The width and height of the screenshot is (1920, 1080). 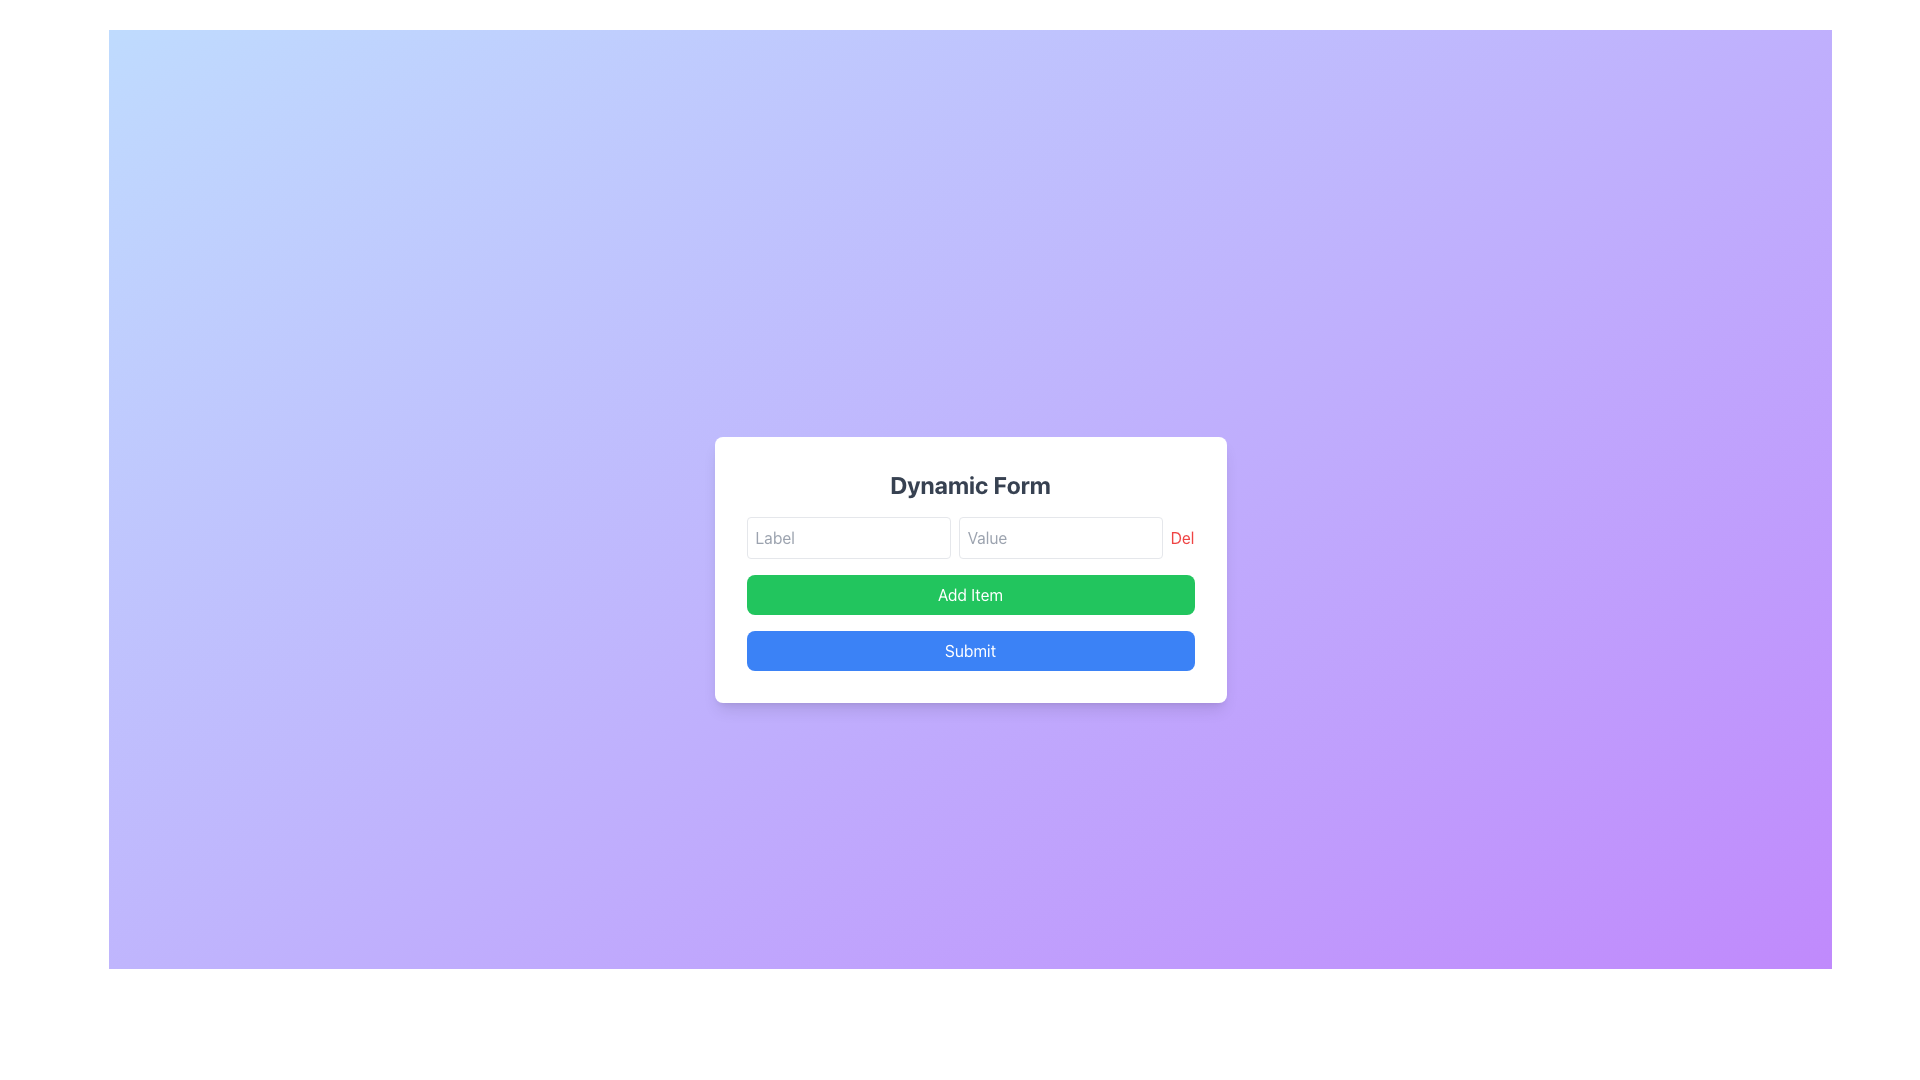 What do you see at coordinates (970, 485) in the screenshot?
I see `the title text that serves as a heading, positioned at the top of the card layout and centered horizontally` at bounding box center [970, 485].